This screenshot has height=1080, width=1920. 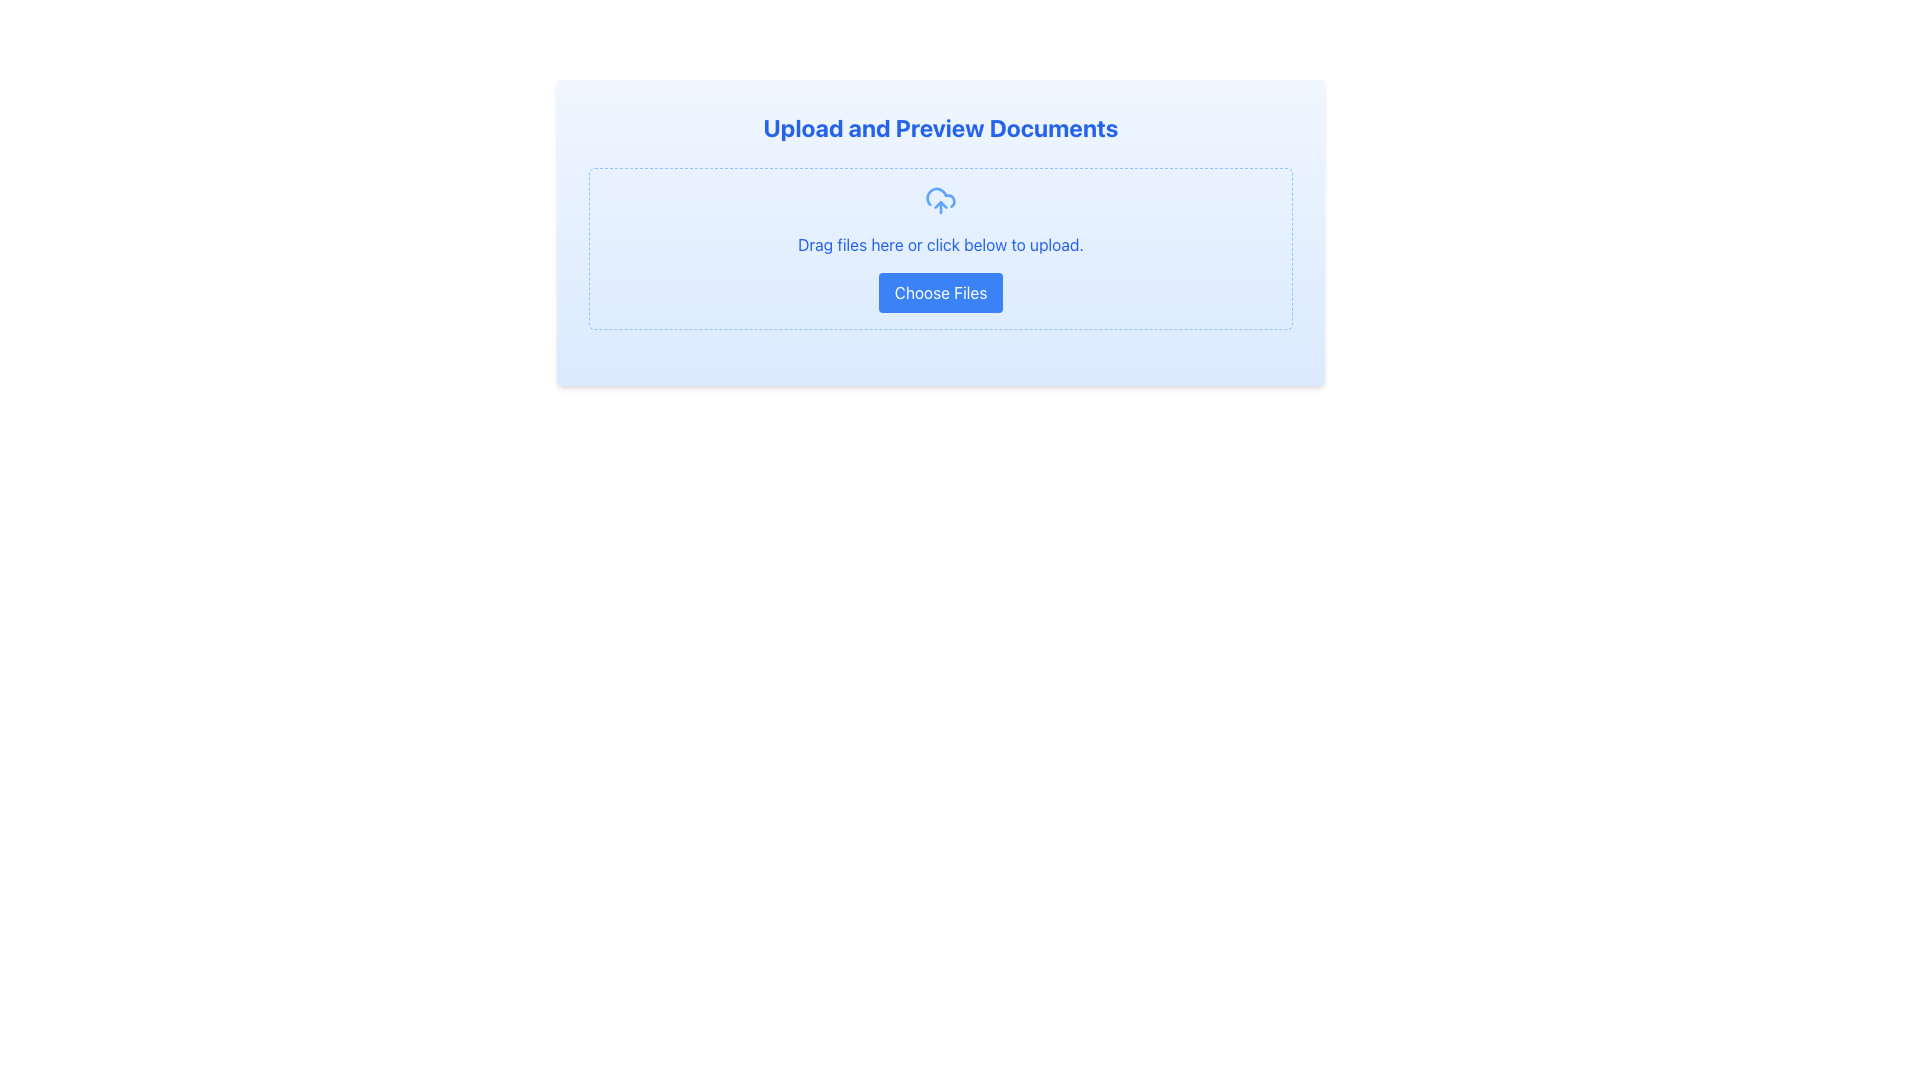 I want to click on the File upload area with a supporting button, which features a dashed border, light blue background, and a blue 'Choose Files' button underneath a cloud upload icon, so click(x=939, y=248).